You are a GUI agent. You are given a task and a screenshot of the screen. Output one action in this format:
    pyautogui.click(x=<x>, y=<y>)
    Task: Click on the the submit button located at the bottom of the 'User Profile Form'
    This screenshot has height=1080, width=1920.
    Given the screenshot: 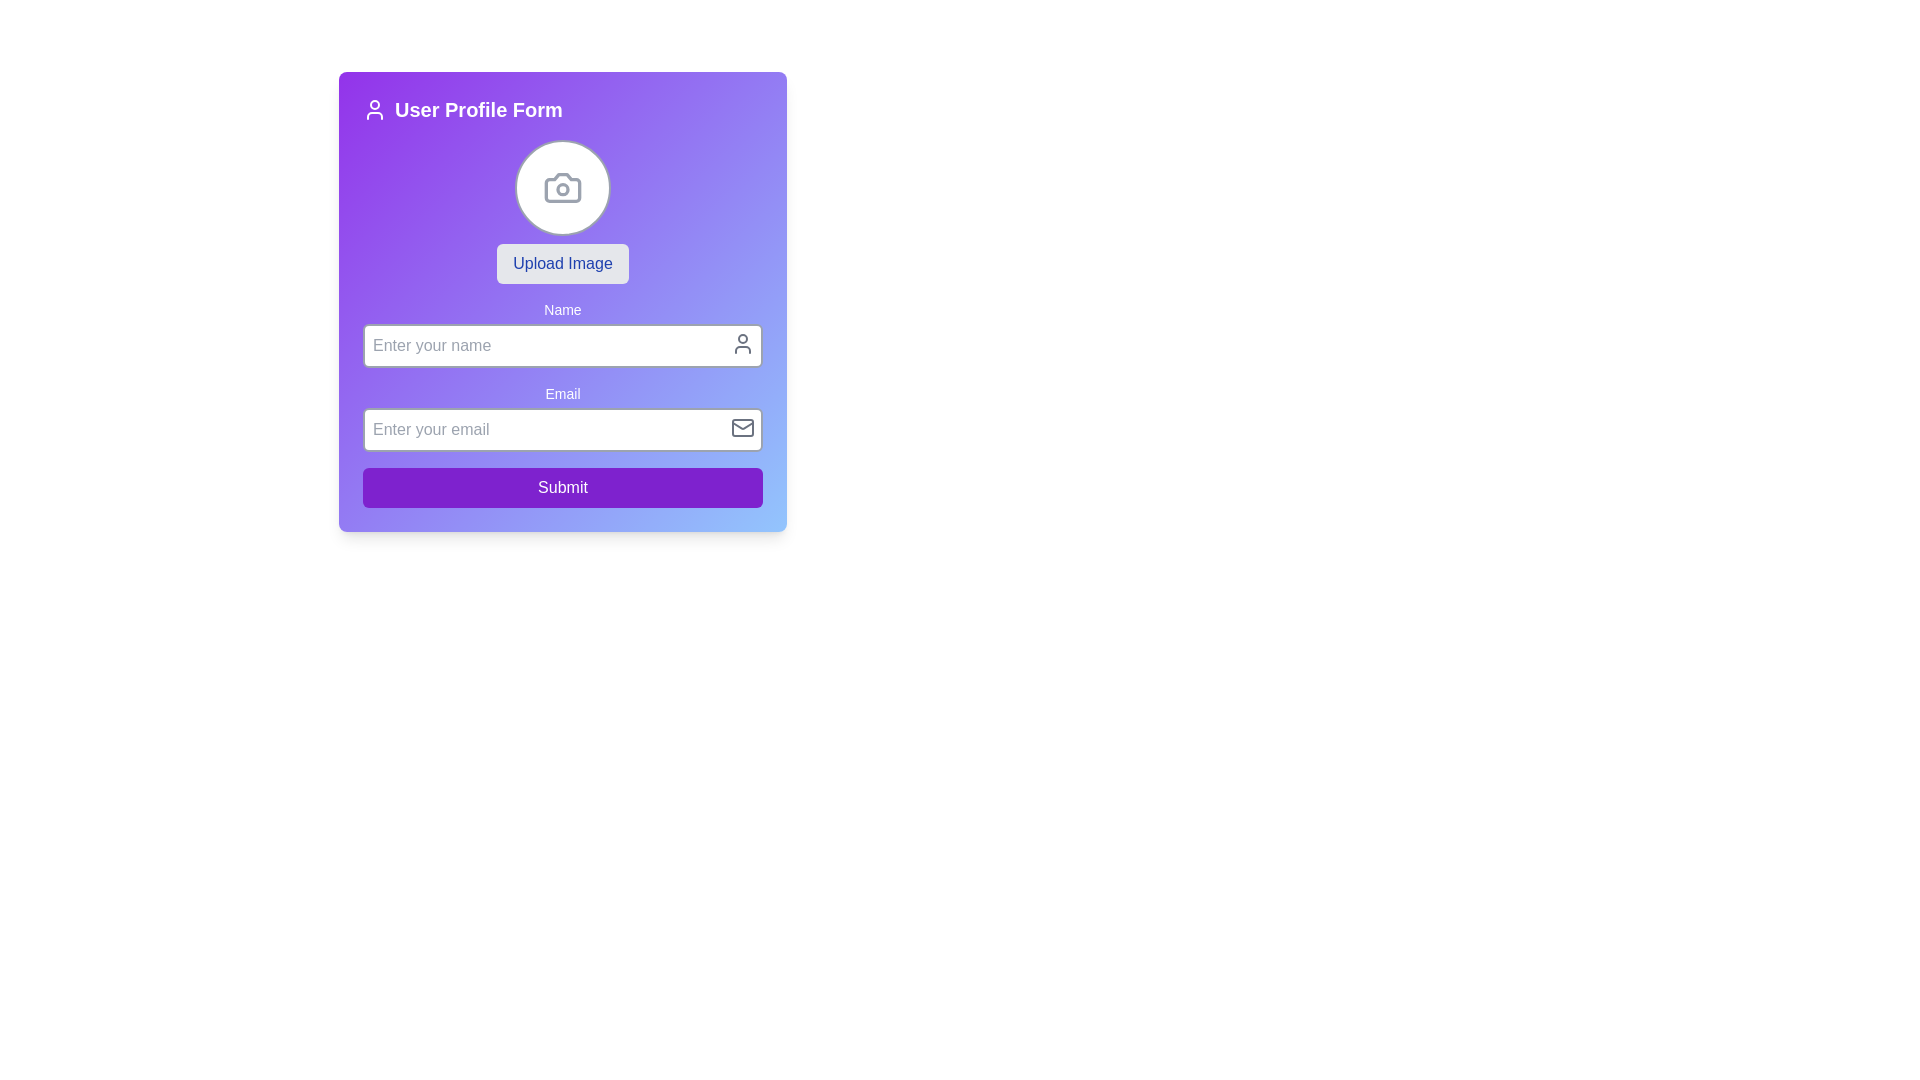 What is the action you would take?
    pyautogui.click(x=561, y=488)
    